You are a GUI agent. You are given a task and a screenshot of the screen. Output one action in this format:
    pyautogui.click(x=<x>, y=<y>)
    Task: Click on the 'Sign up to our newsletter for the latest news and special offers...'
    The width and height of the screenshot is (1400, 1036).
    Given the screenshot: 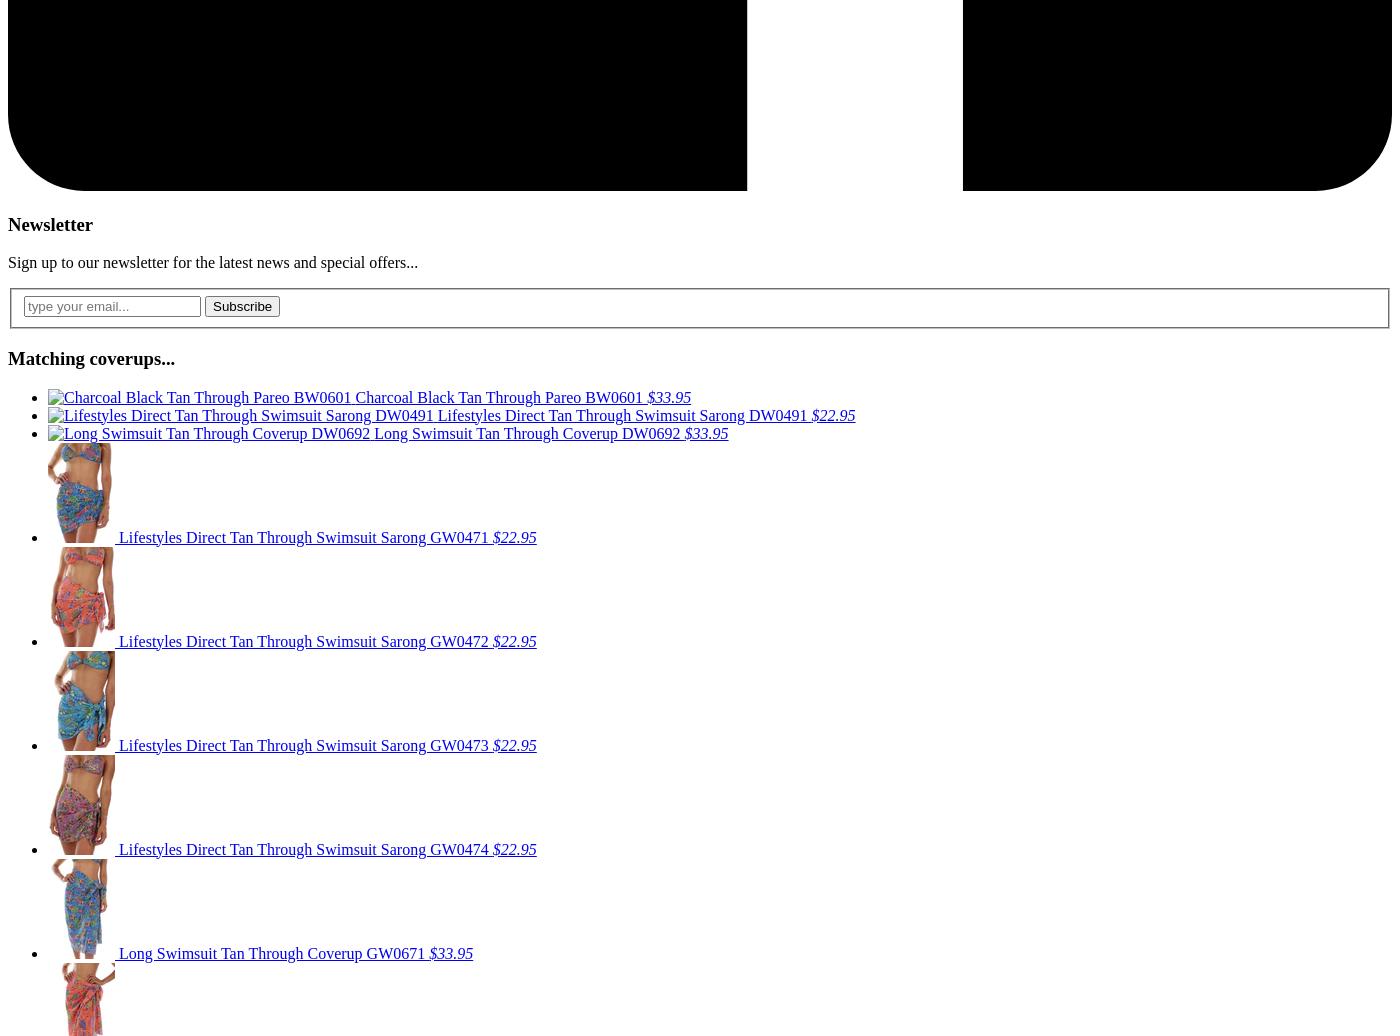 What is the action you would take?
    pyautogui.click(x=7, y=262)
    